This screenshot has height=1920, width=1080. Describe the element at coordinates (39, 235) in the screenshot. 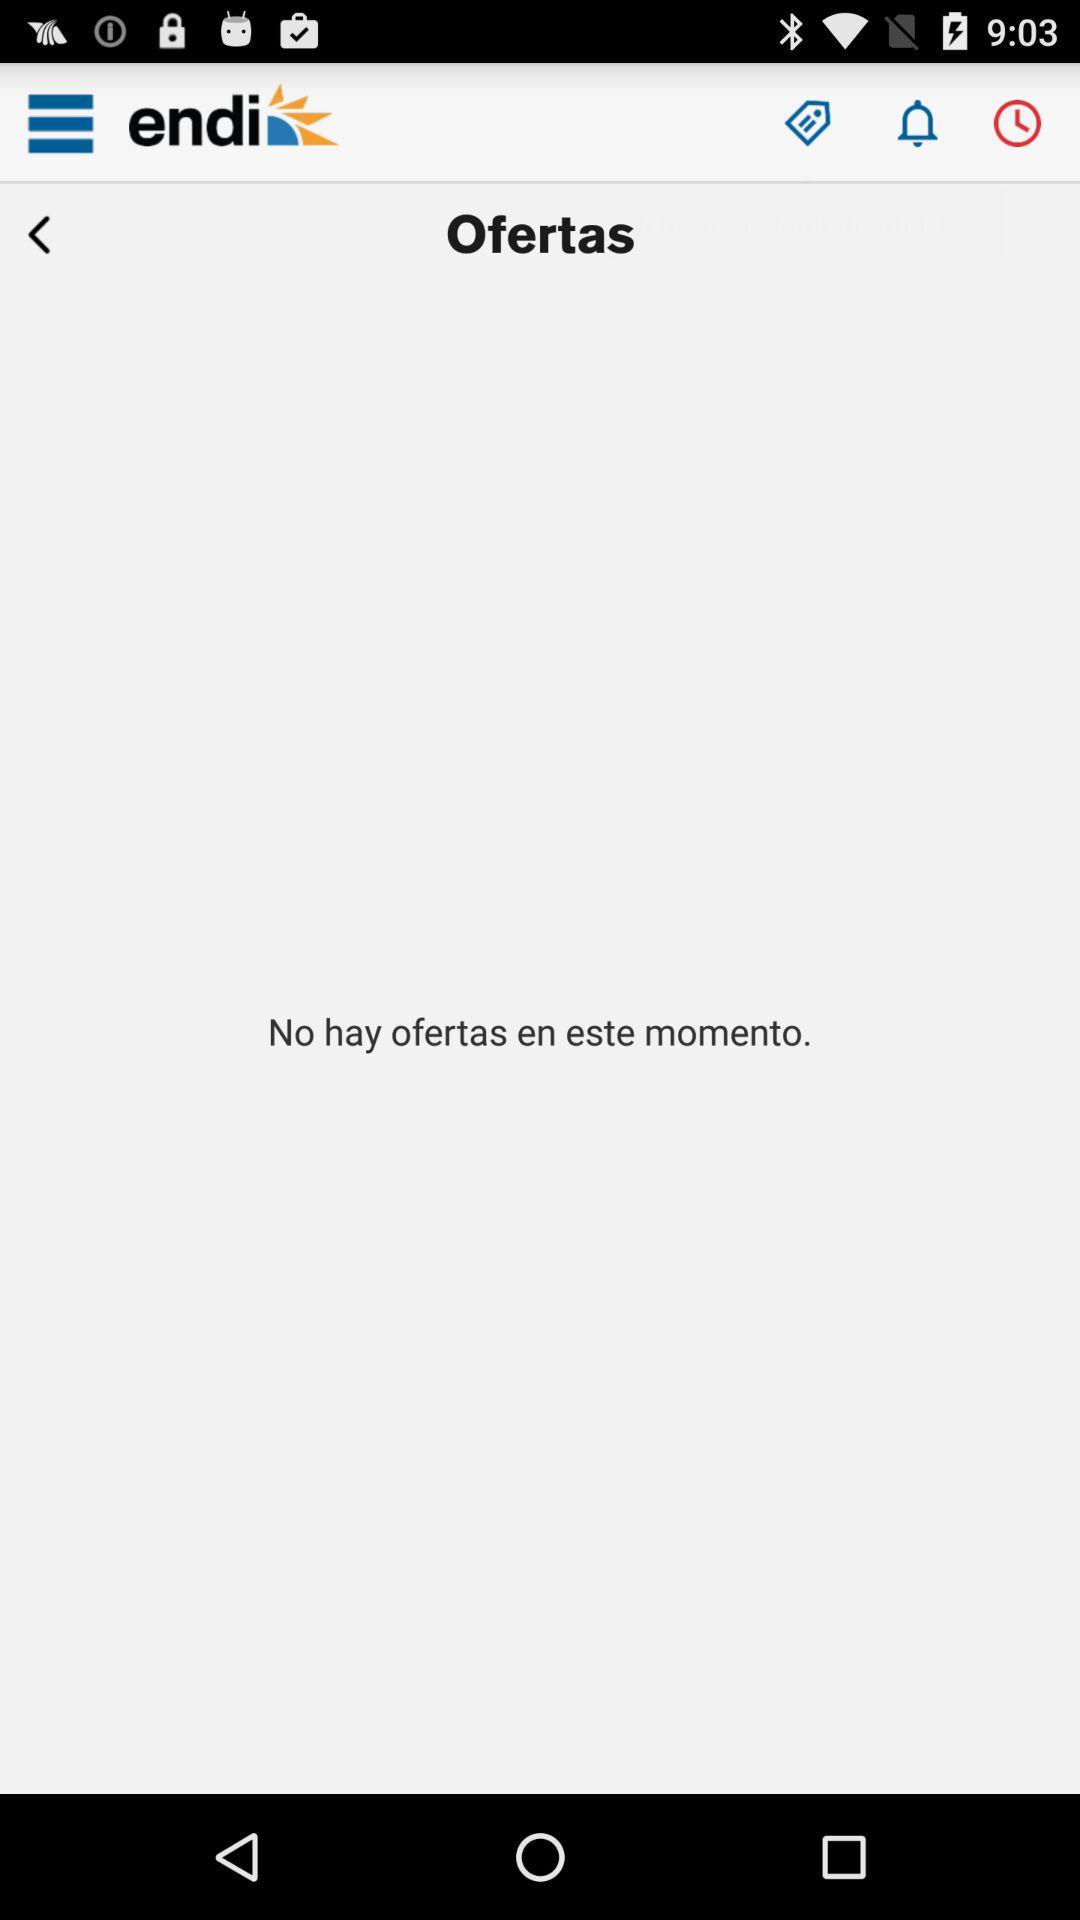

I see `click on the back page arrow` at that location.